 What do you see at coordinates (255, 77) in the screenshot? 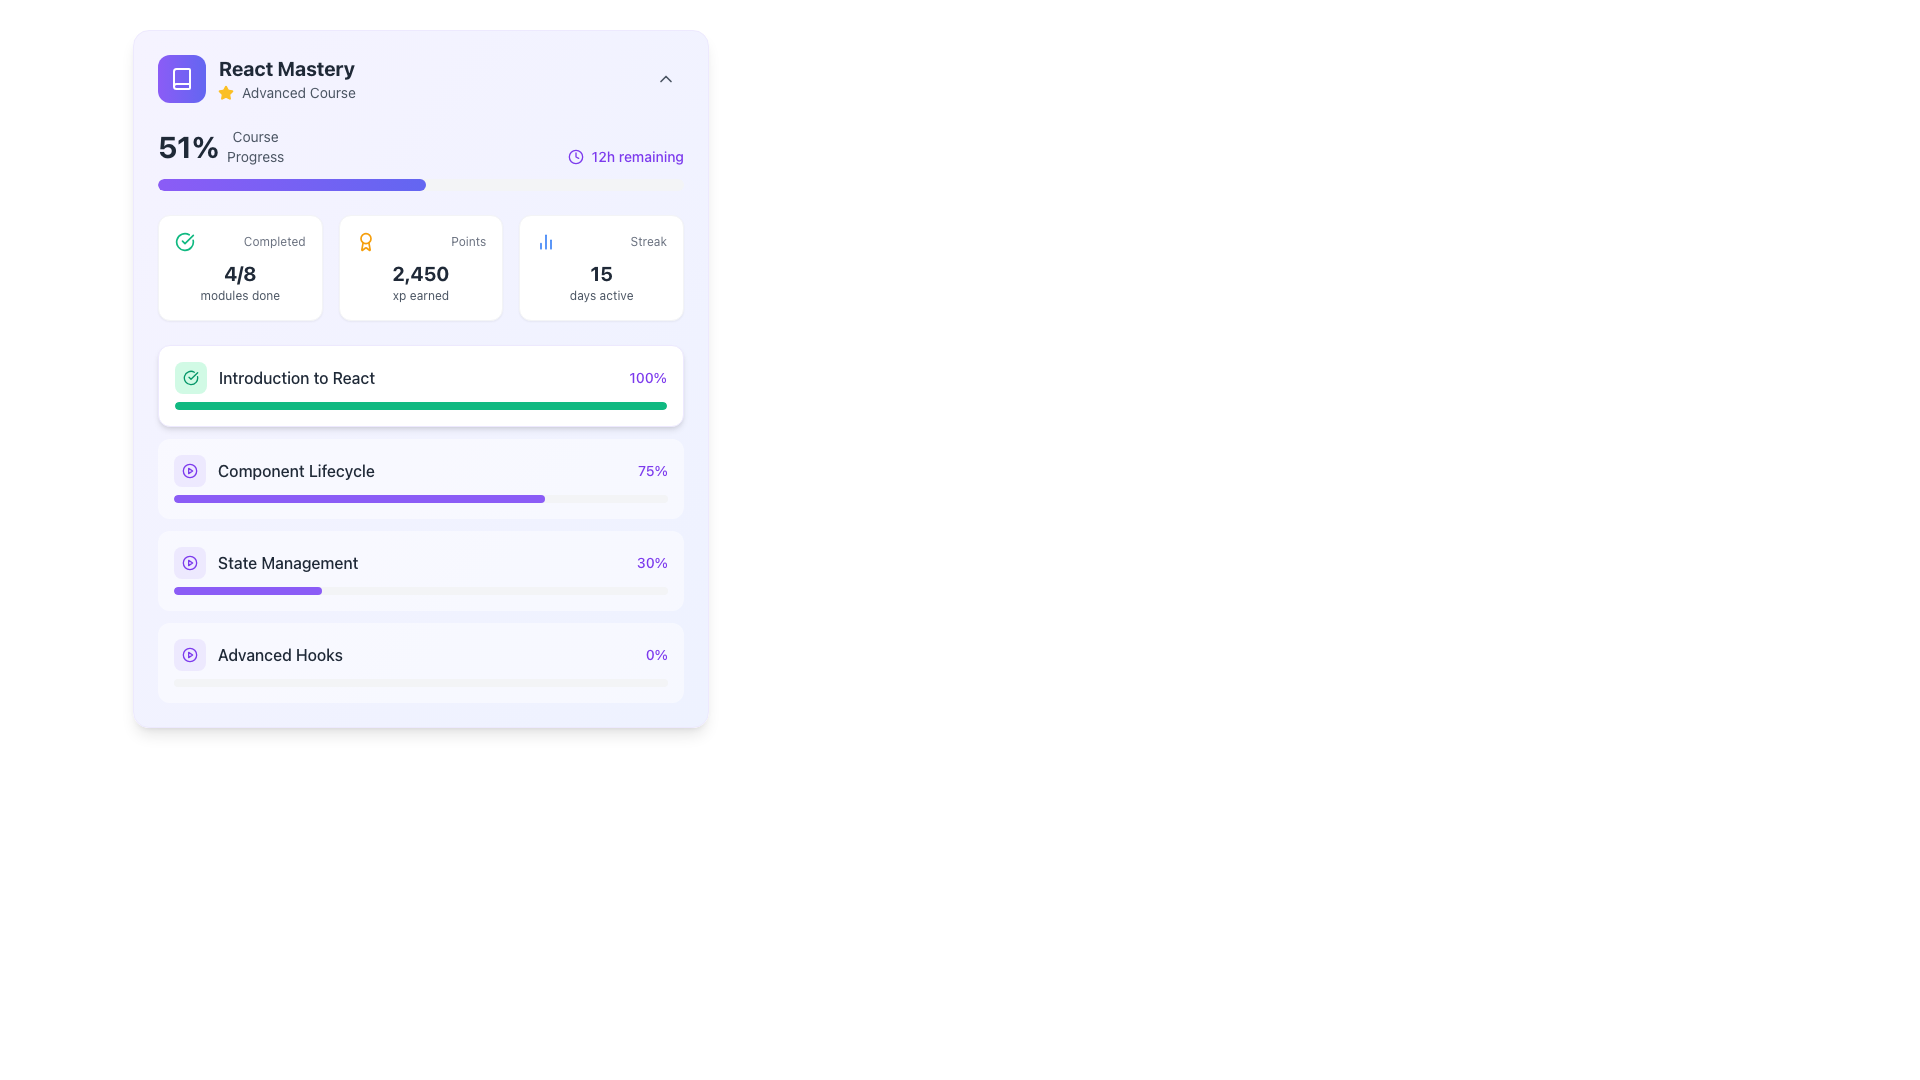
I see `title and subtitle text of the header element that identifies the course as 'React Mastery' and 'Advanced Course', located at the top-left corner of the display above the progress section` at bounding box center [255, 77].